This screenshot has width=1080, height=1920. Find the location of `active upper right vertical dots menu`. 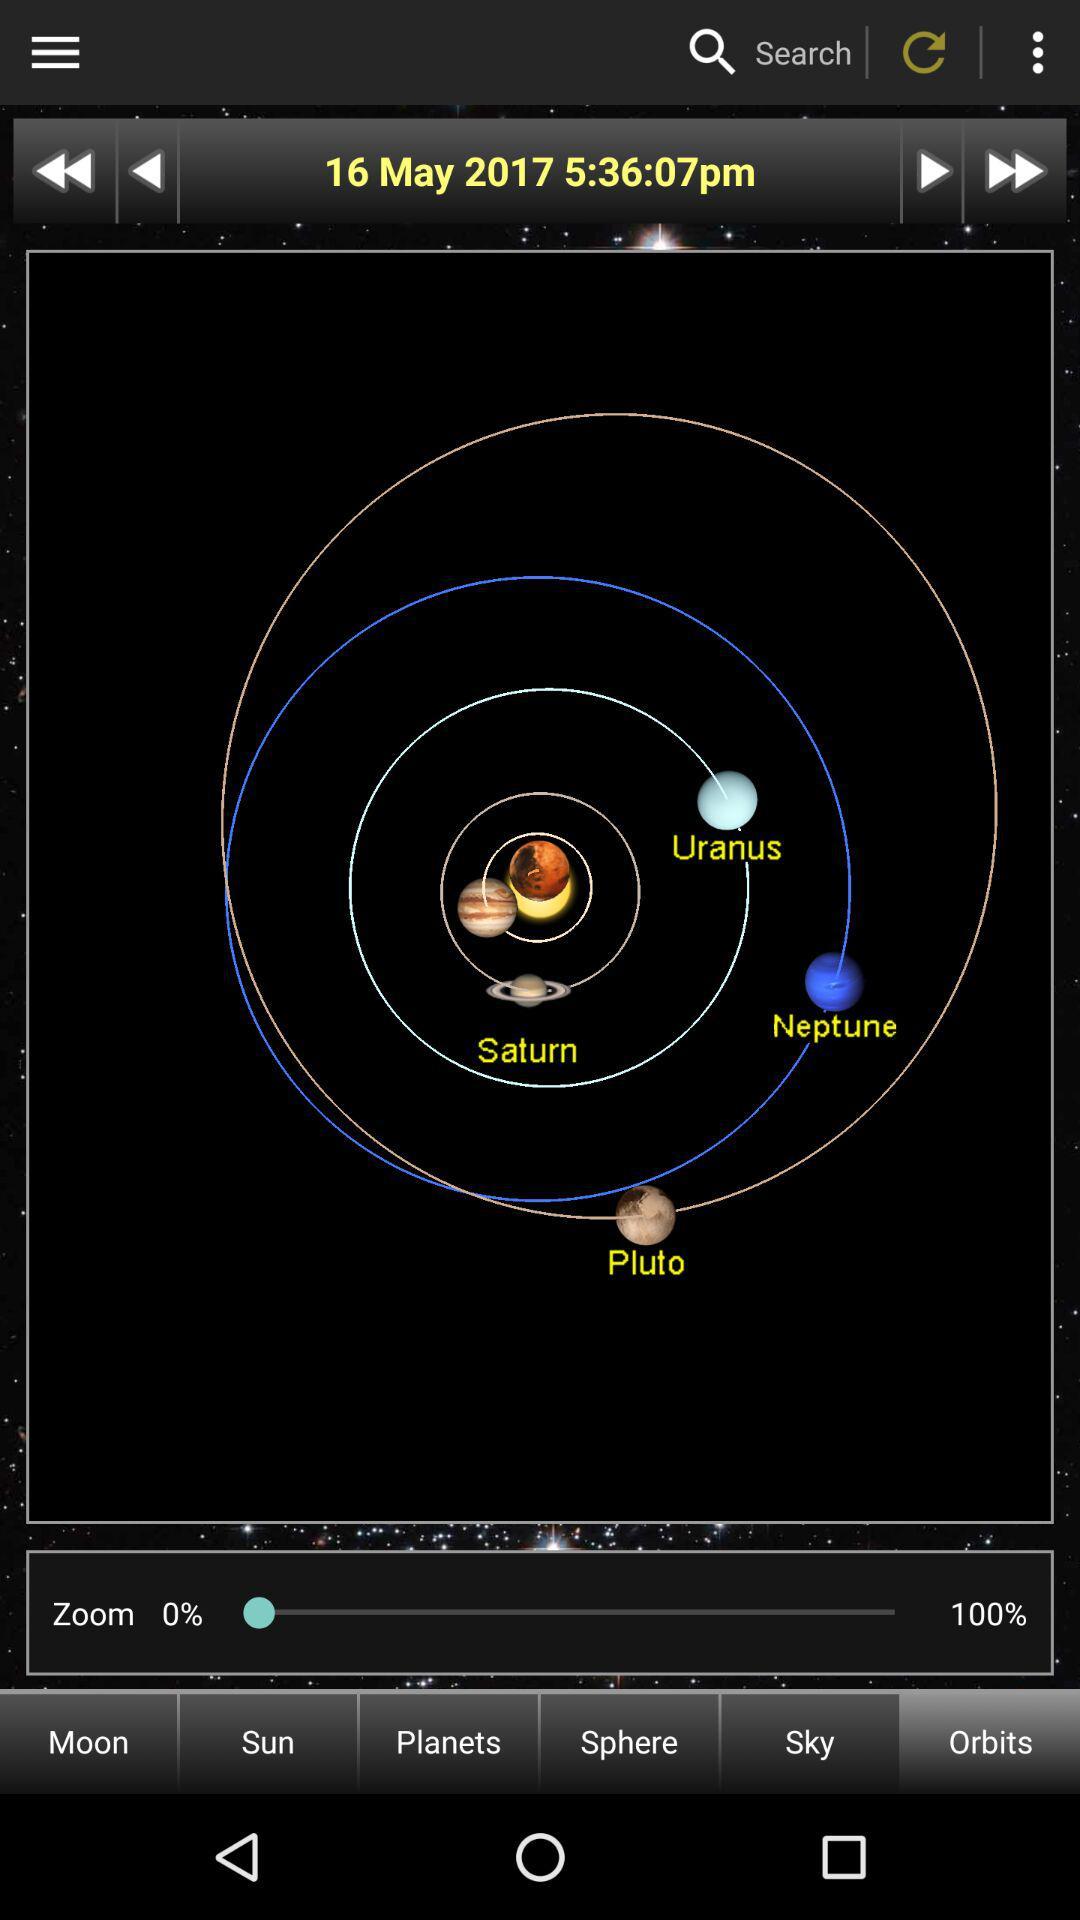

active upper right vertical dots menu is located at coordinates (1036, 52).